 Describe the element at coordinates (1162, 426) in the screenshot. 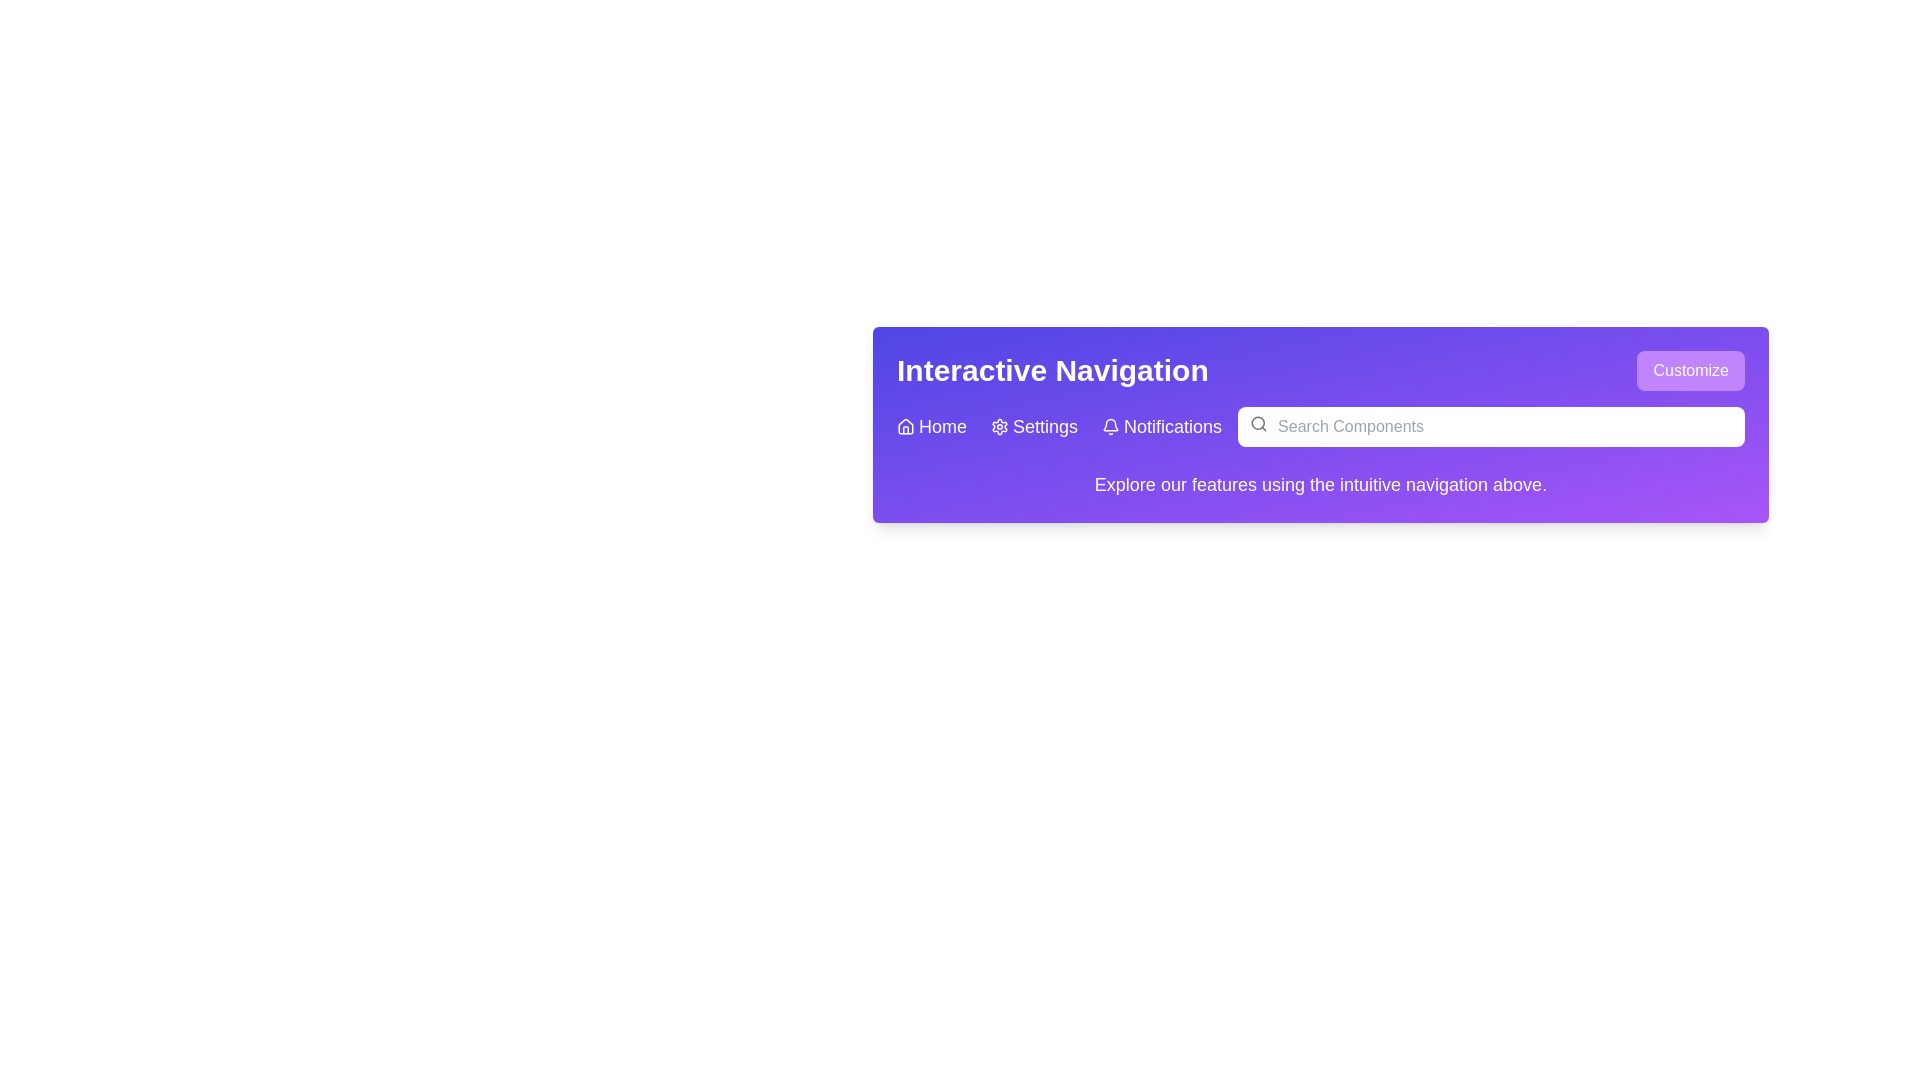

I see `the 'Notifications' interactive link with a bell icon` at that location.